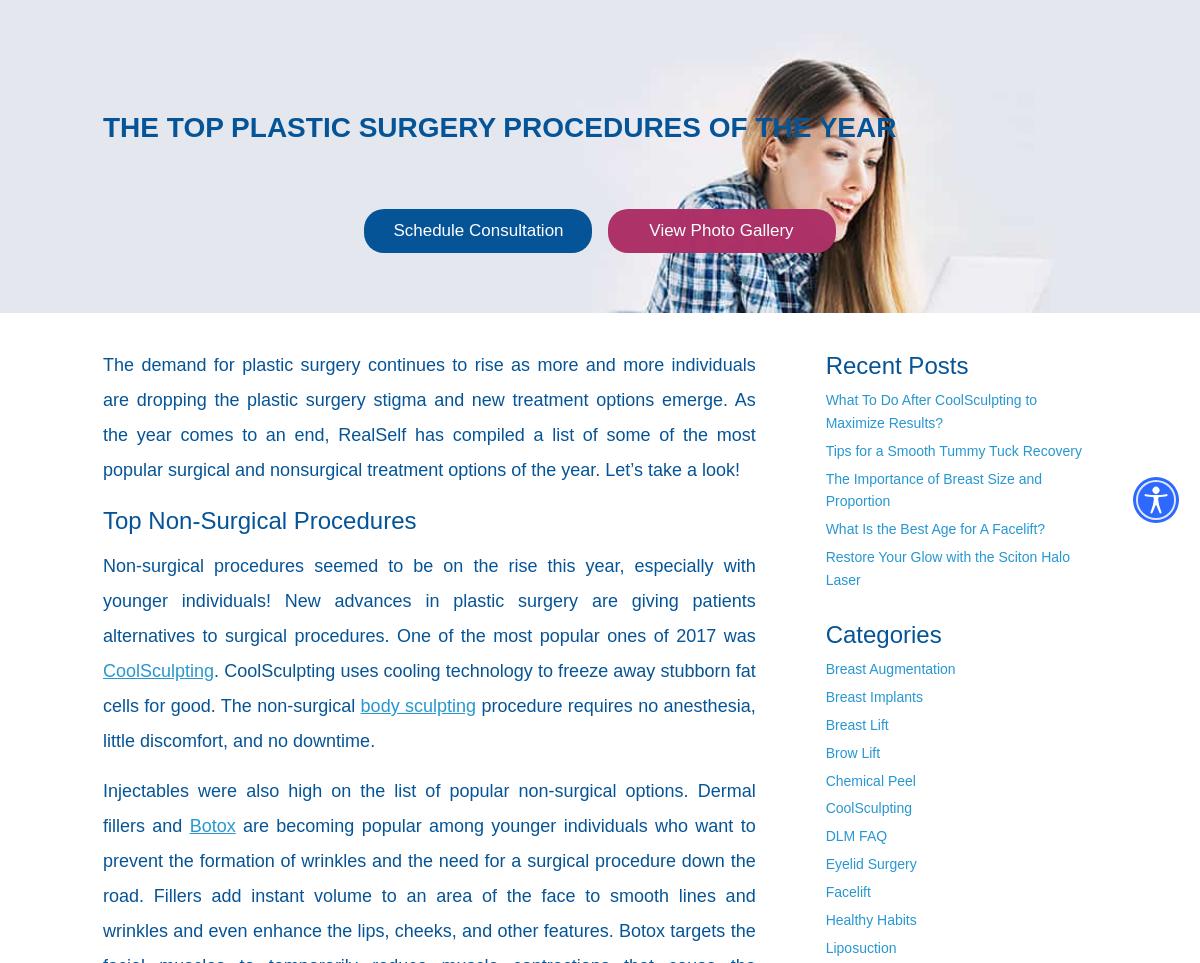 The image size is (1200, 963). Describe the element at coordinates (479, 17) in the screenshot. I see `'Gallery'` at that location.